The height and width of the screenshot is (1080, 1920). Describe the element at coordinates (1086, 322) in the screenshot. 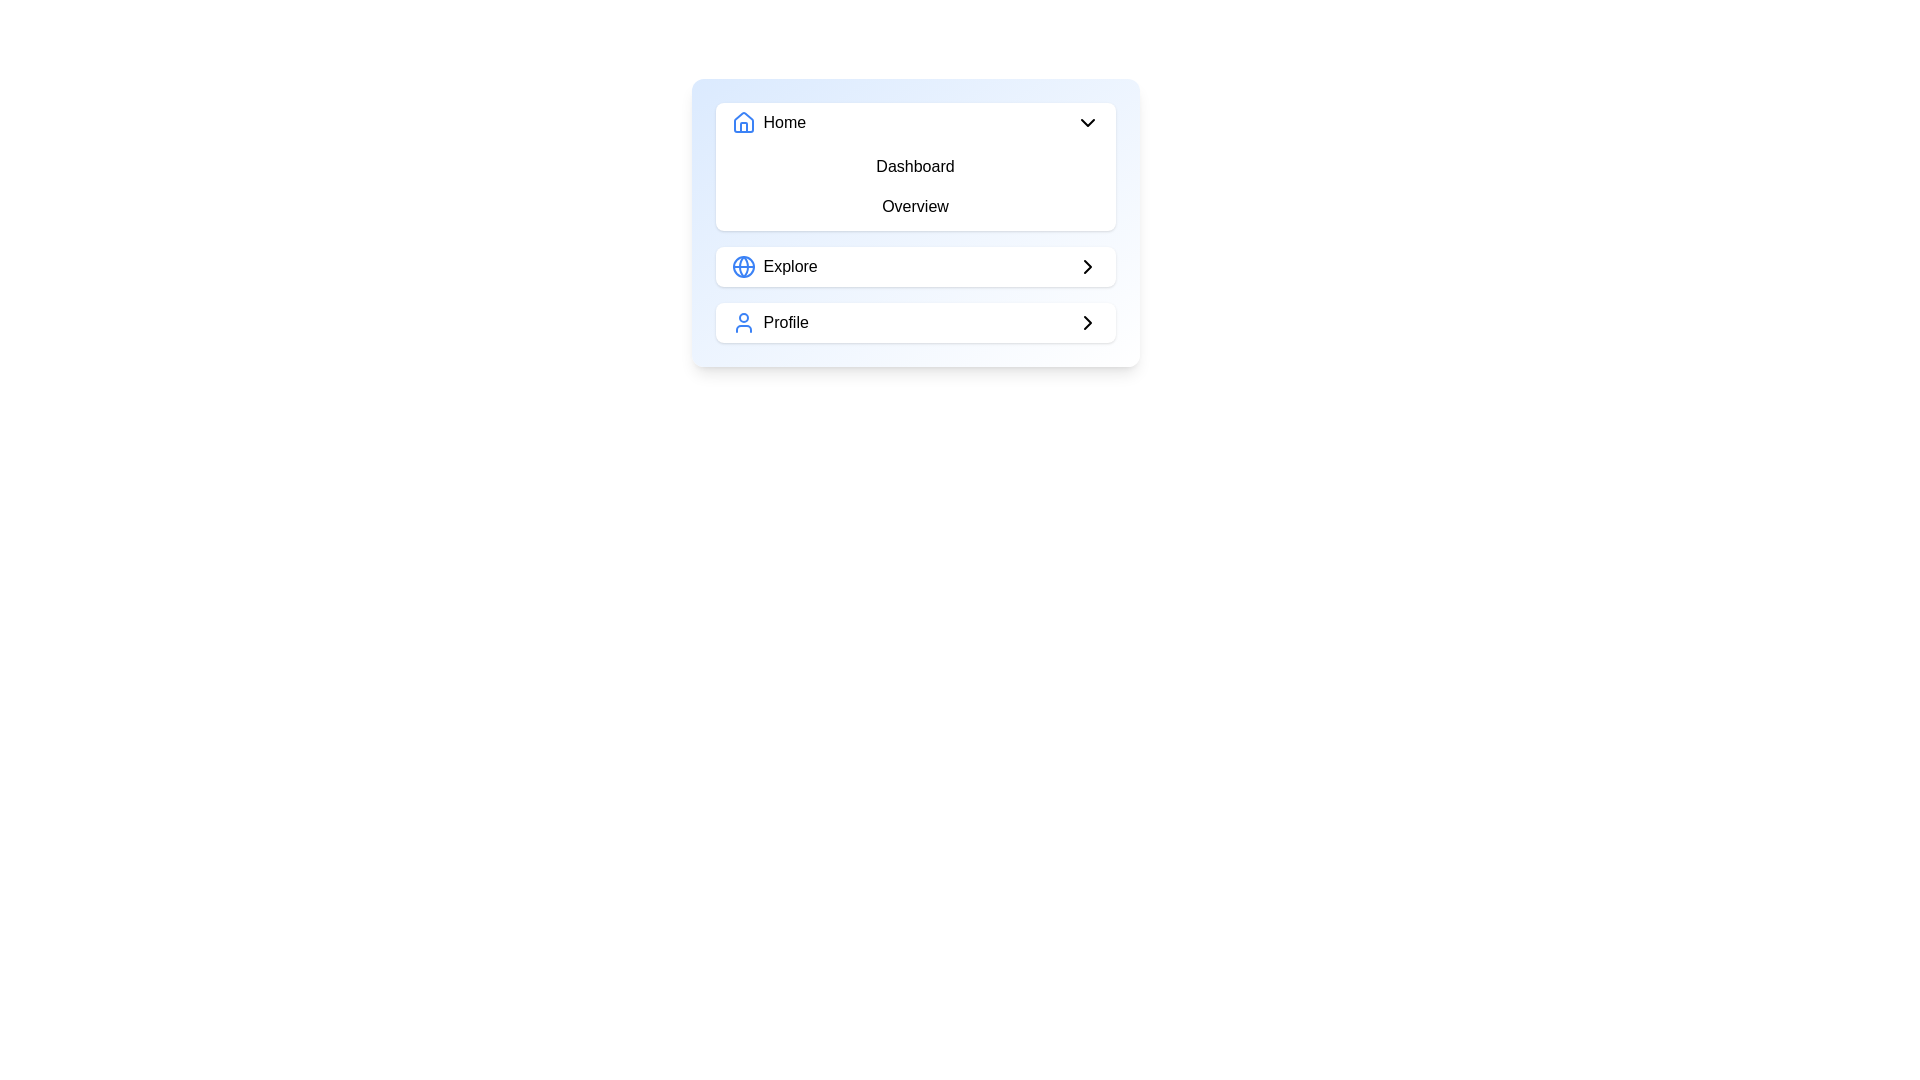

I see `the Chevron icon located to the right of the 'Profile' text` at that location.